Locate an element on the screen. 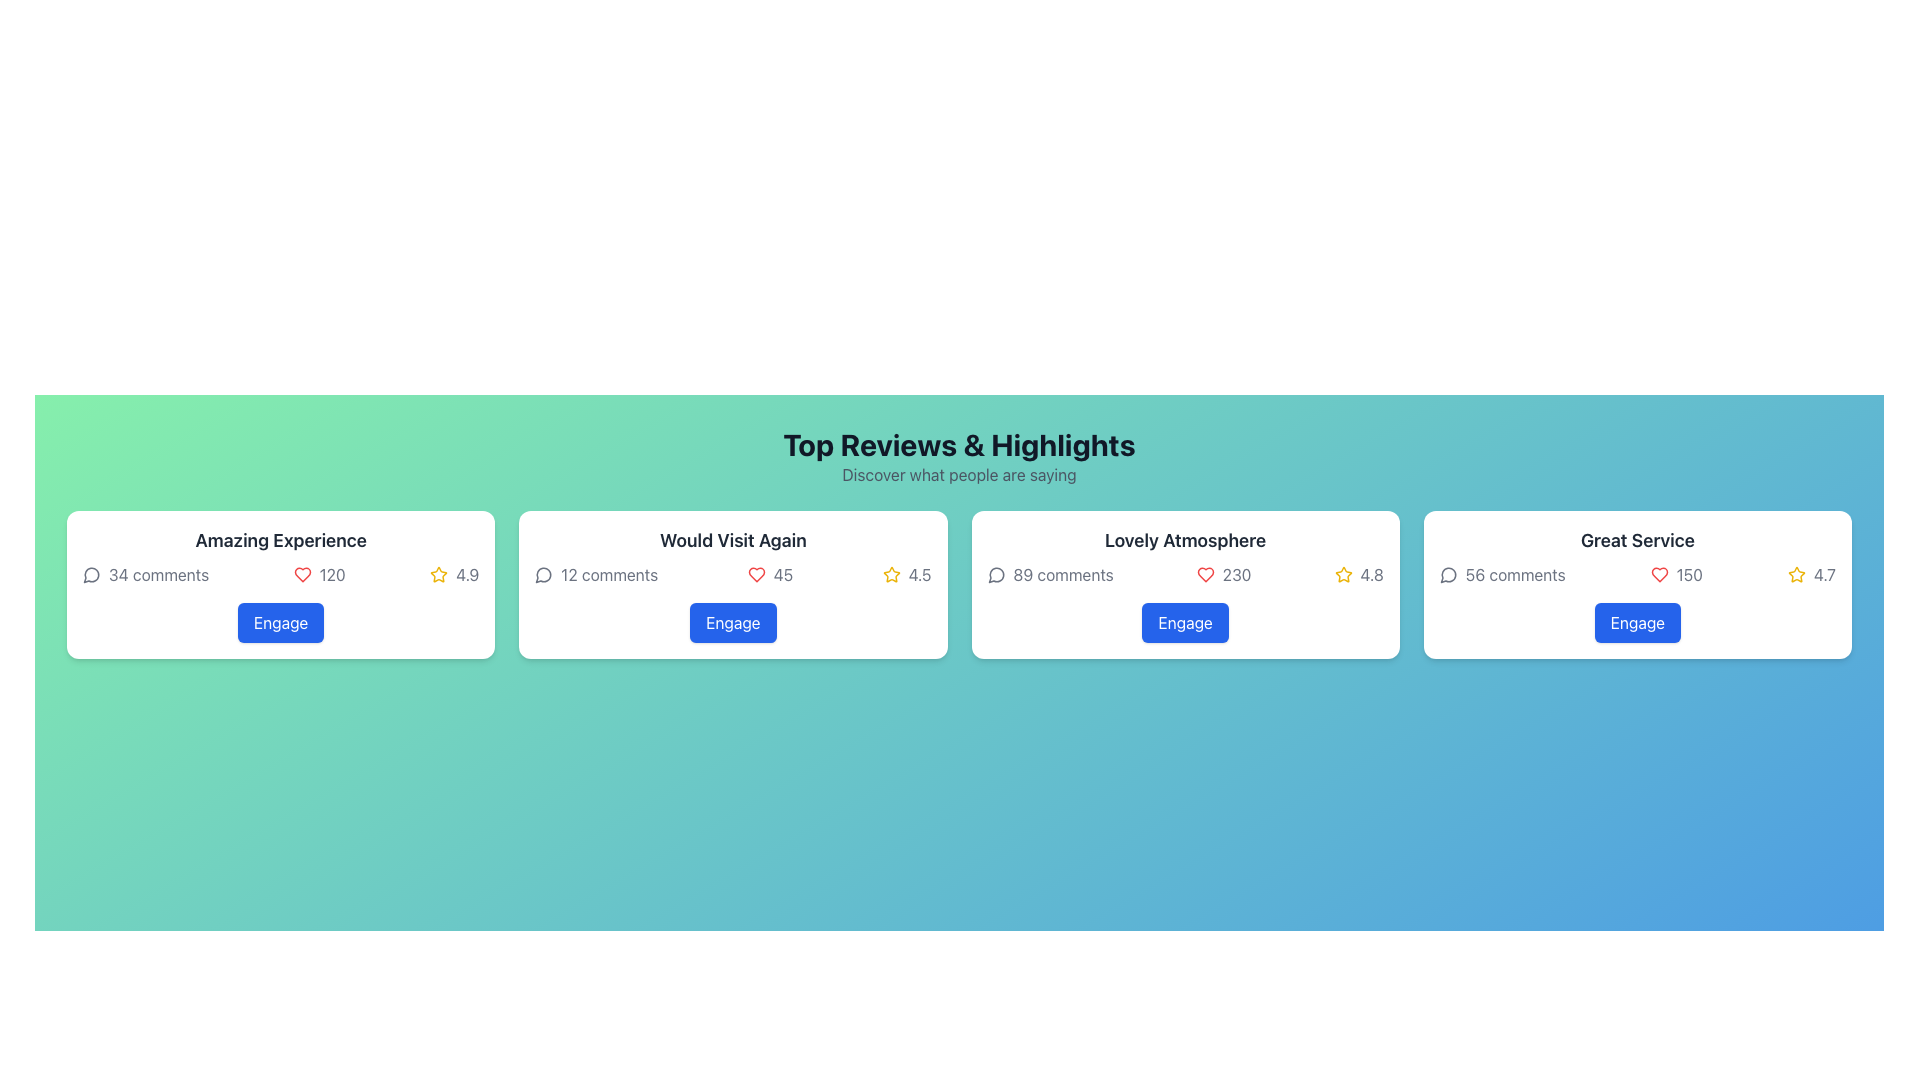 This screenshot has height=1080, width=1920. the button located at the bottom of the review card titled 'Lovely Atmosphere' for accessibility navigation is located at coordinates (1185, 622).